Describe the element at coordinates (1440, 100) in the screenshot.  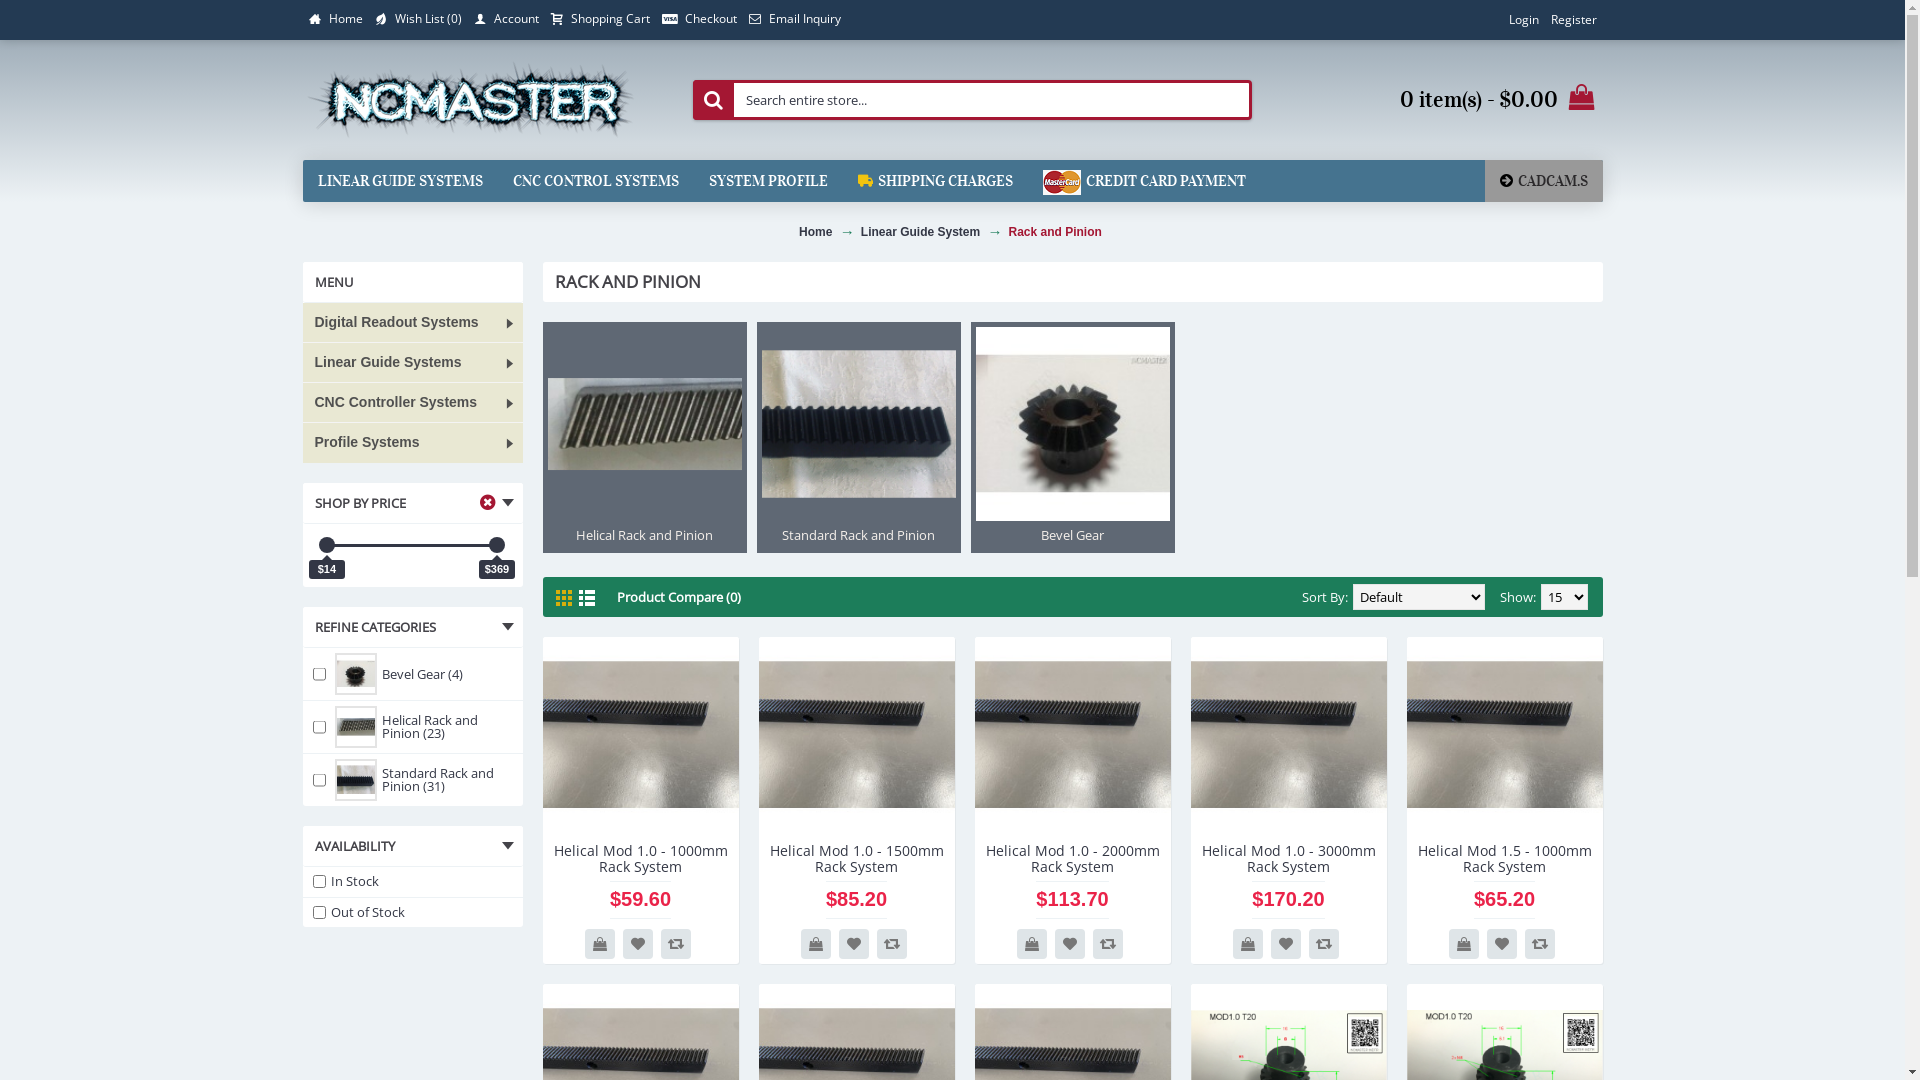
I see `'0 item(s) - $0.00'` at that location.